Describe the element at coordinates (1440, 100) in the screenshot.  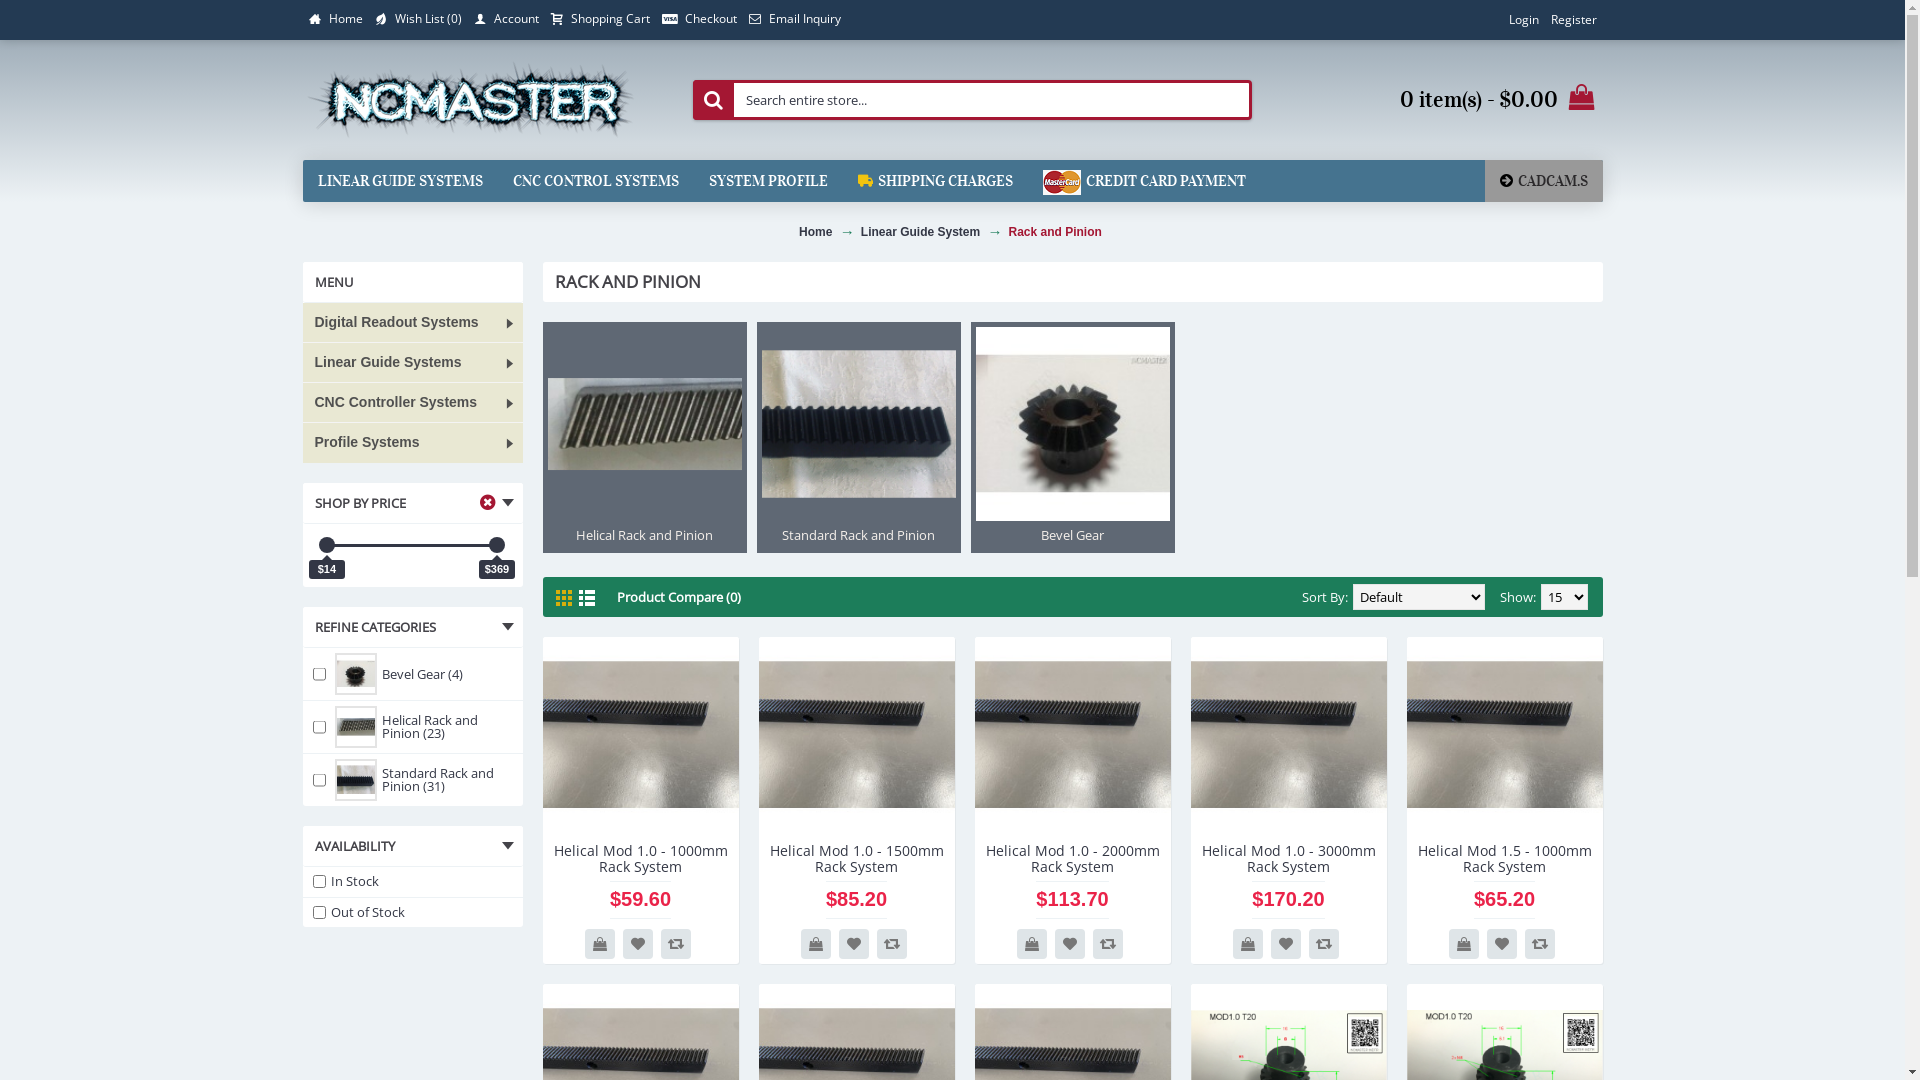
I see `'0 item(s) - $0.00'` at that location.